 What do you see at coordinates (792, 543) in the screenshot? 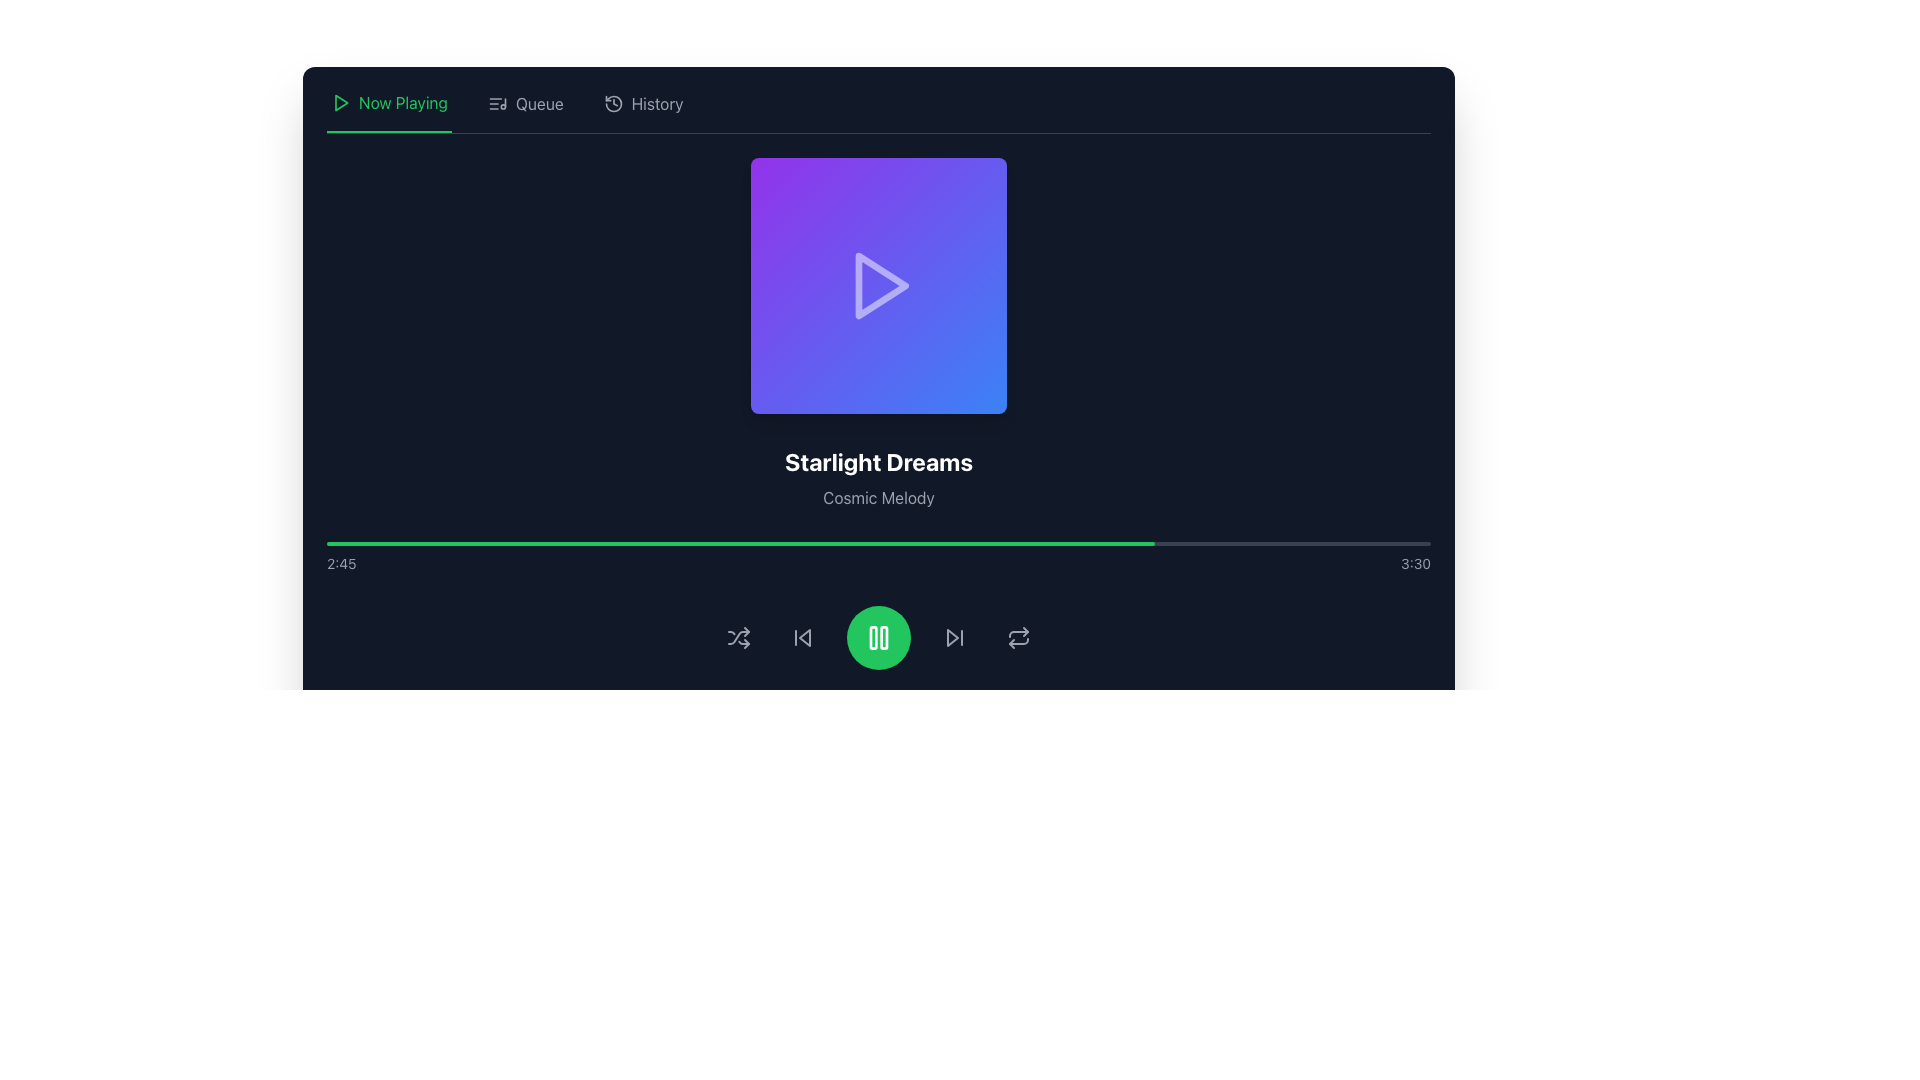
I see `playback position` at bounding box center [792, 543].